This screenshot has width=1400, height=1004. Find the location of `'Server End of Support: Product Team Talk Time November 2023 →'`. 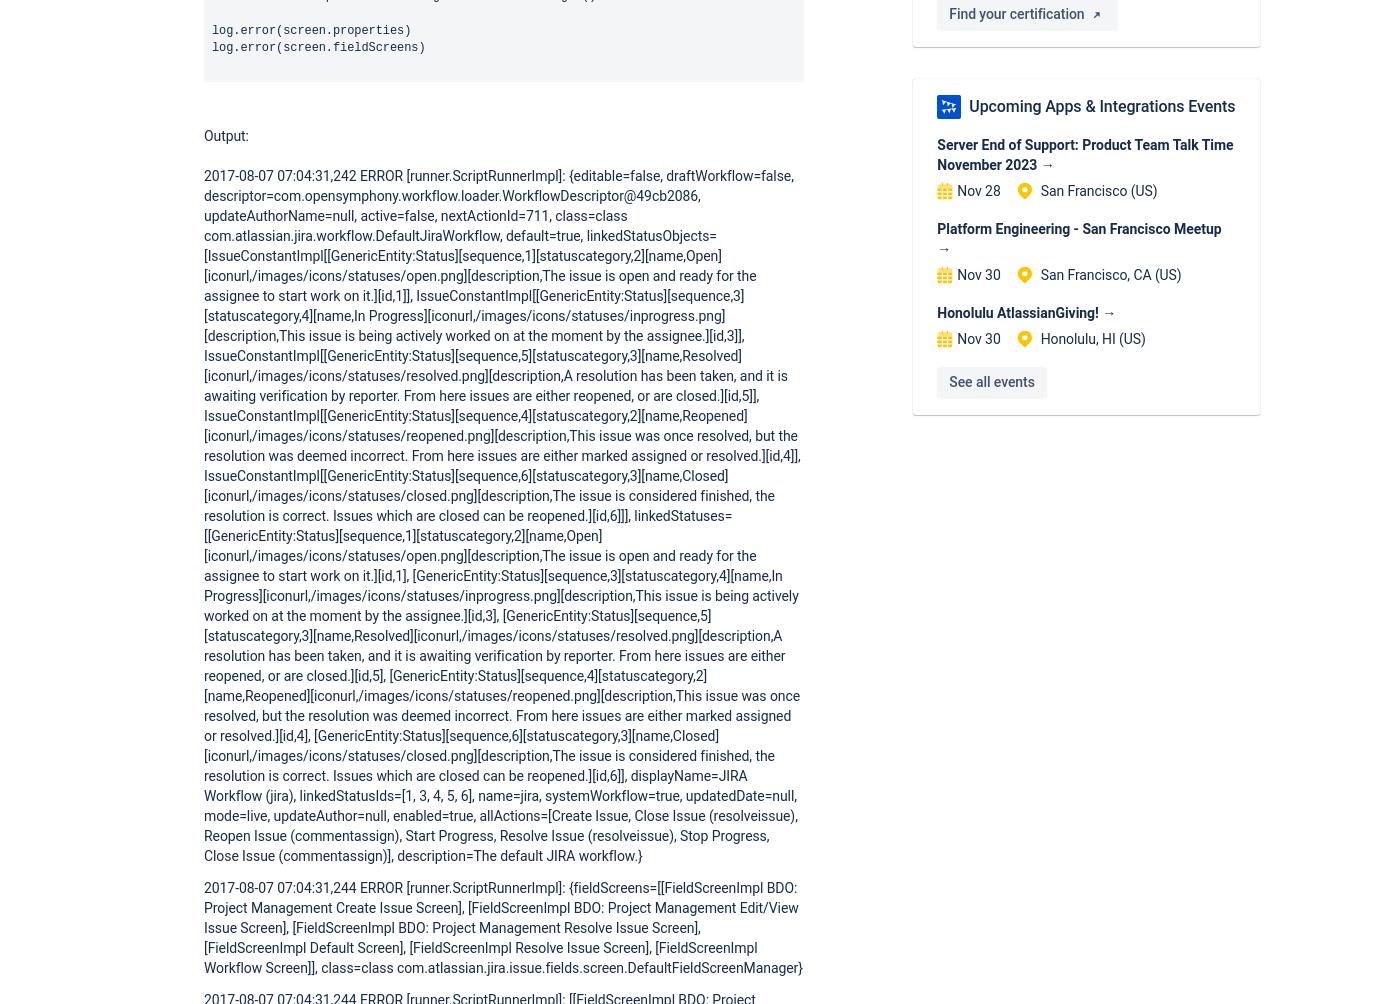

'Server End of Support: Product Team Talk Time November 2023 →' is located at coordinates (1085, 154).